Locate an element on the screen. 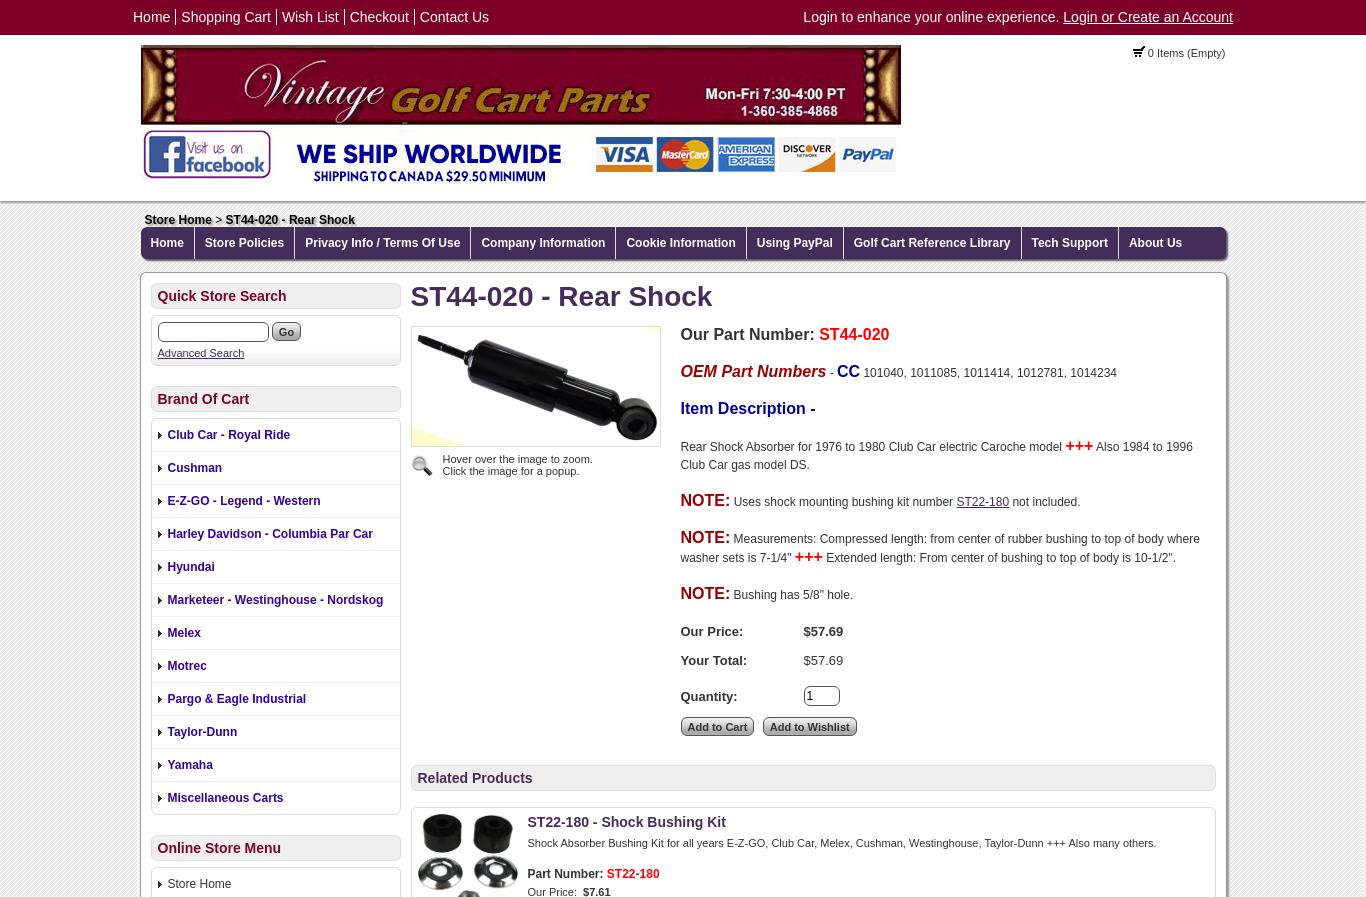 The image size is (1366, 897). 'Yamaha' is located at coordinates (188, 764).